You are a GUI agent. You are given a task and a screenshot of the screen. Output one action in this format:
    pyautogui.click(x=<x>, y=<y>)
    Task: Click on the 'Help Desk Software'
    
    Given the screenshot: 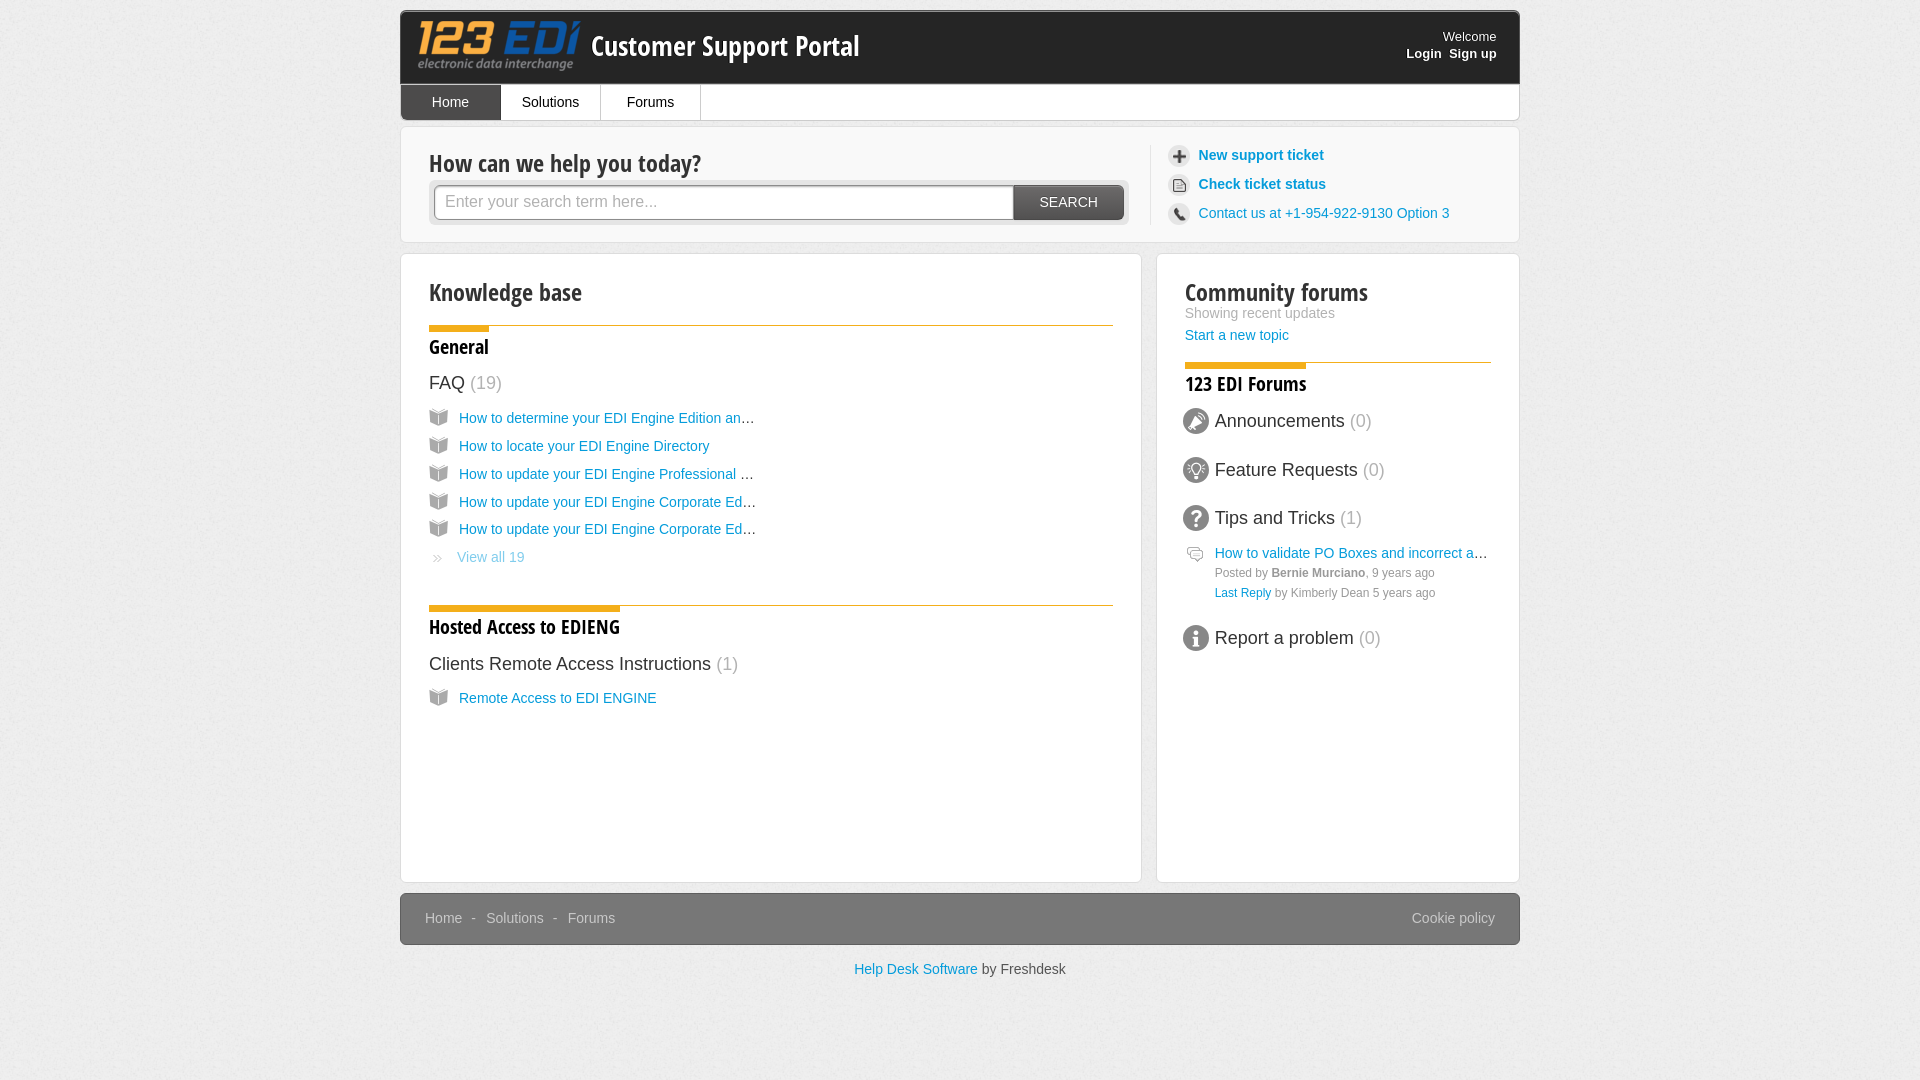 What is the action you would take?
    pyautogui.click(x=916, y=967)
    